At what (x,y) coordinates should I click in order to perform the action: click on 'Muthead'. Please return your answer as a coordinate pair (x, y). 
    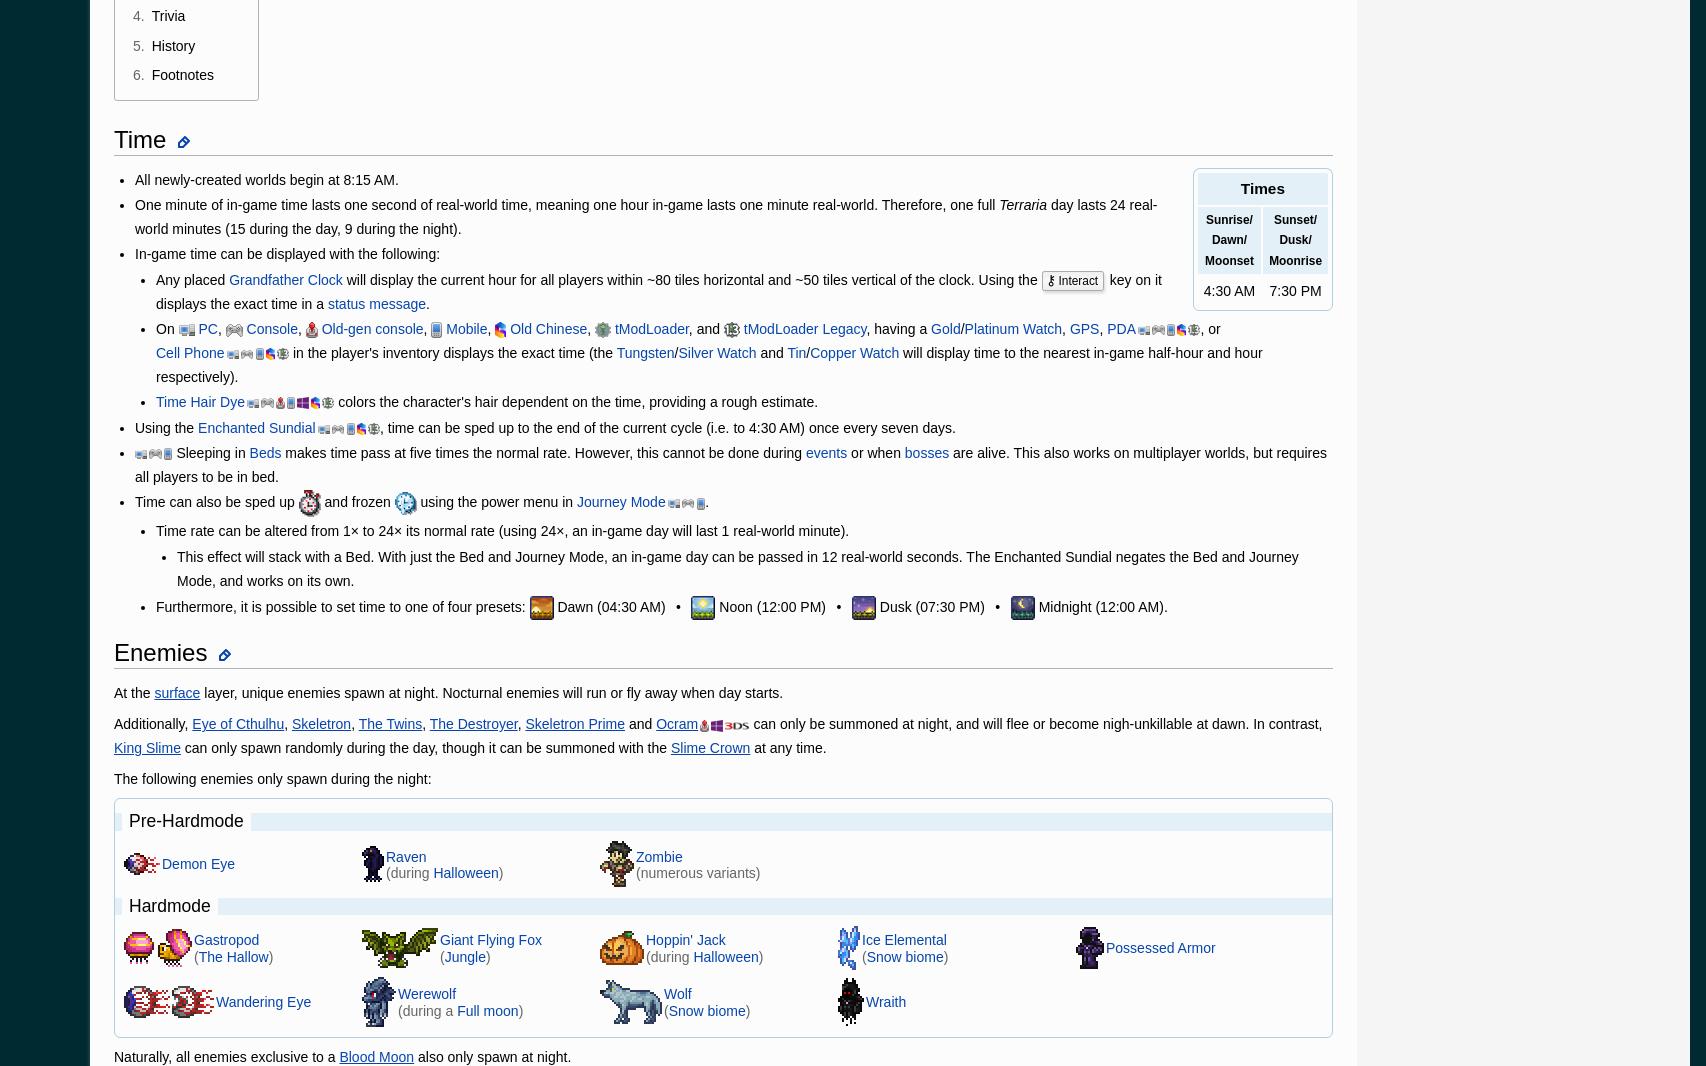
    Looking at the image, I should click on (422, 814).